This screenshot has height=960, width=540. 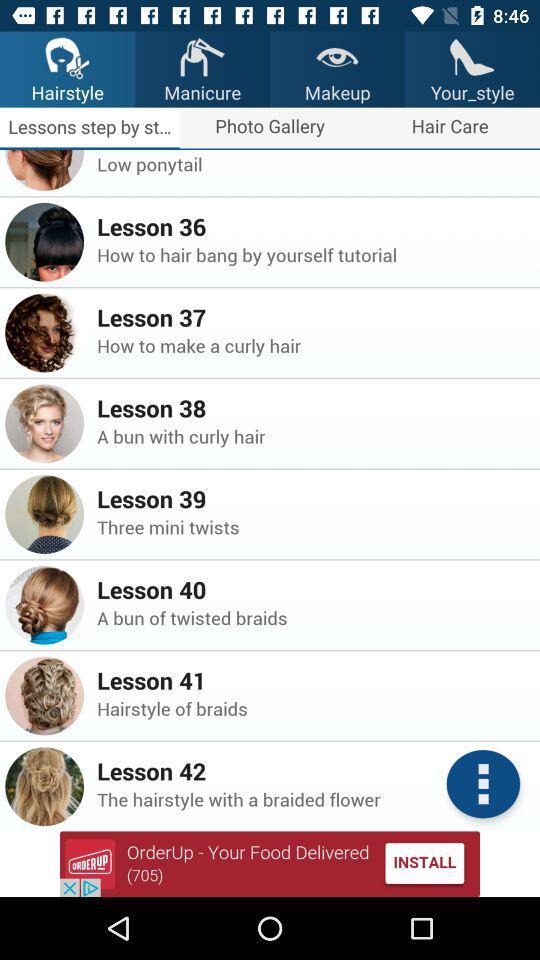 What do you see at coordinates (312, 226) in the screenshot?
I see `lesson 36 item` at bounding box center [312, 226].